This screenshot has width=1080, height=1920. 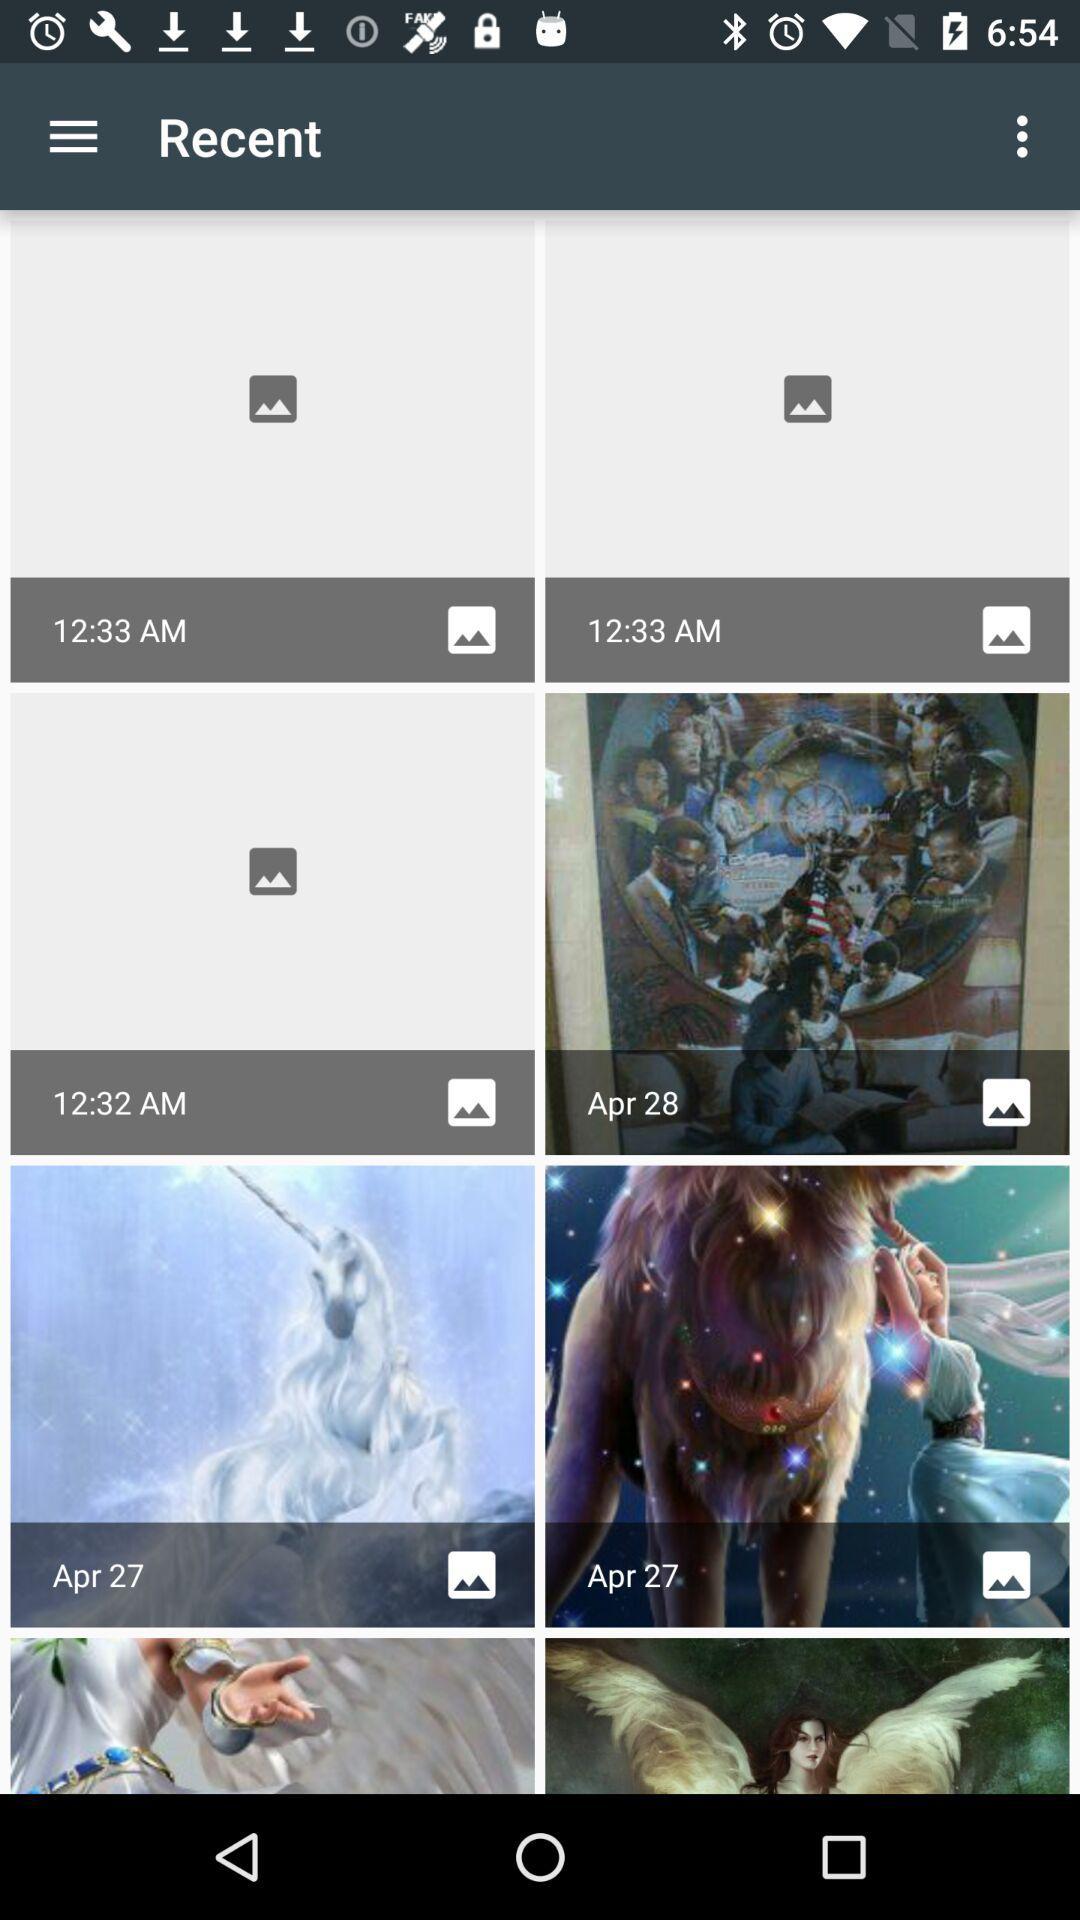 I want to click on the image icon below the first pic in first row, so click(x=471, y=629).